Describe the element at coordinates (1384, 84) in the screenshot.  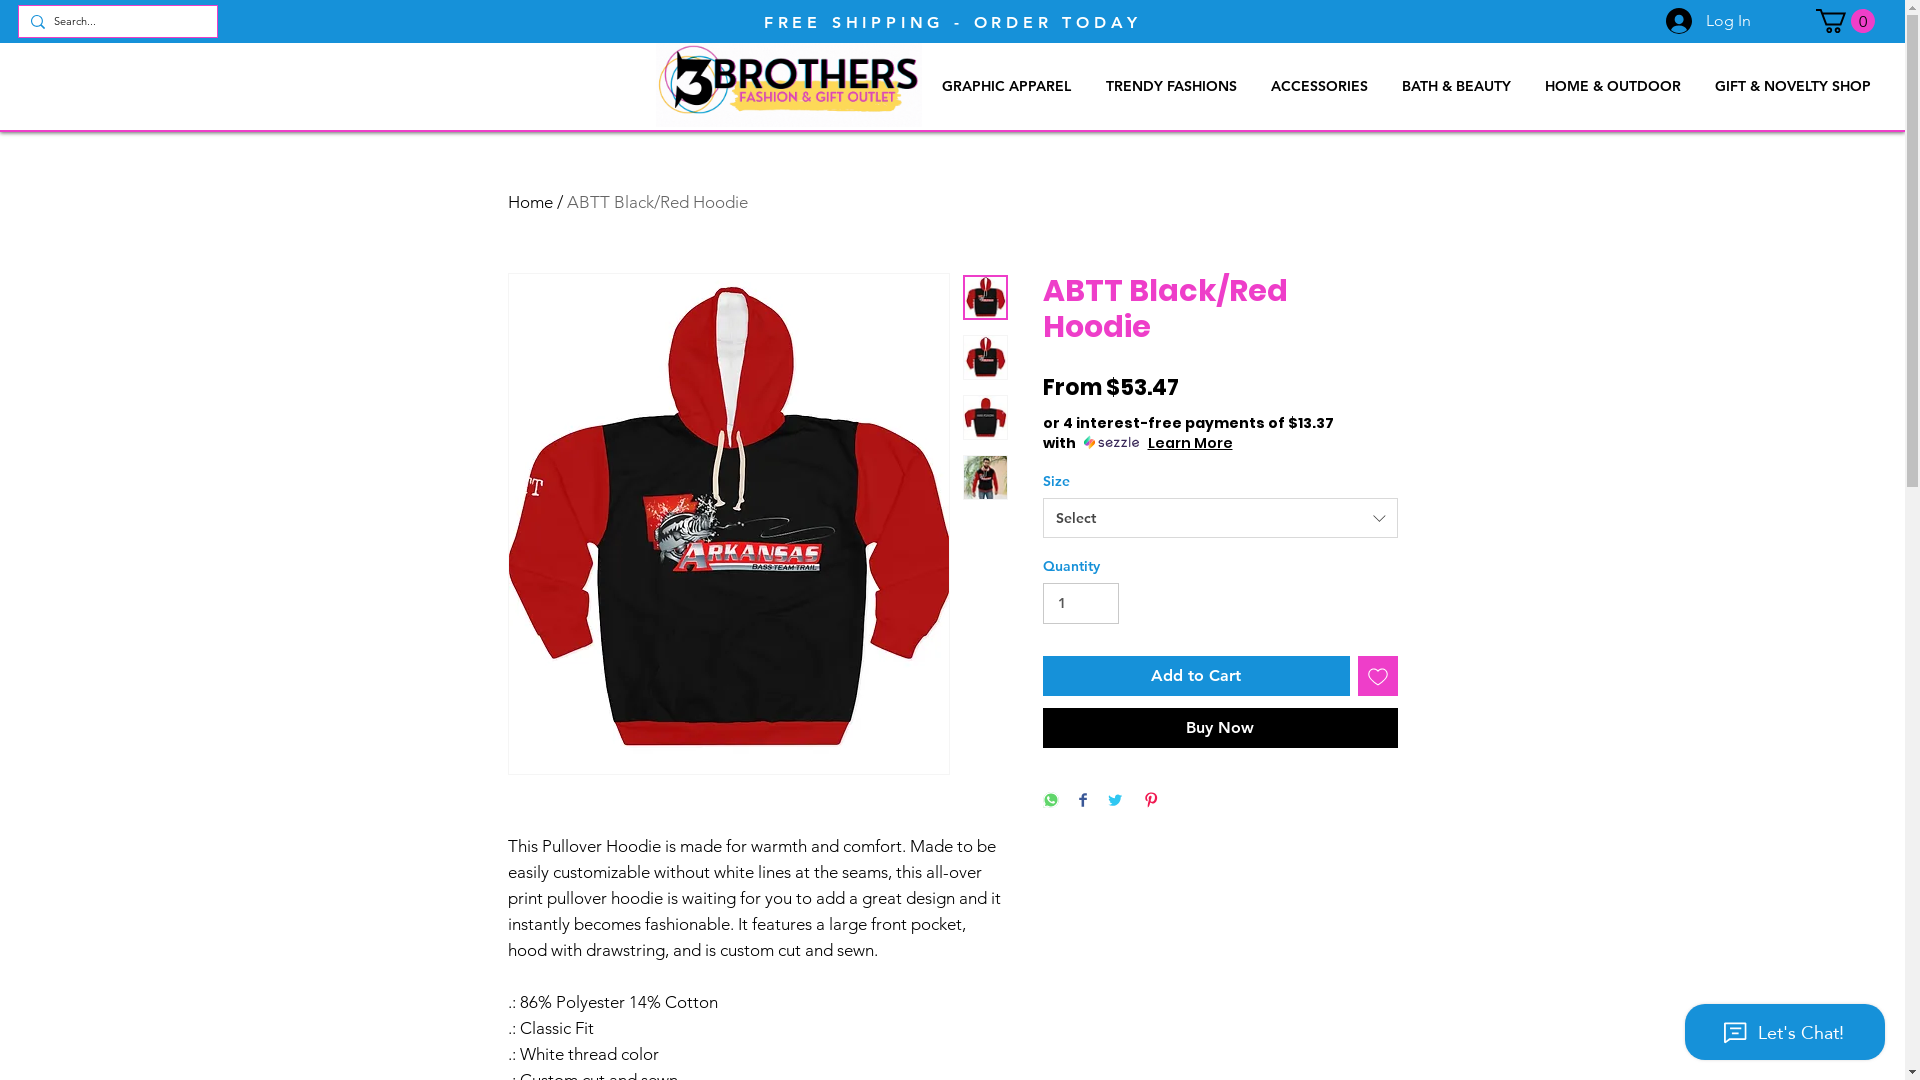
I see `'BATH & BEAUTY'` at that location.